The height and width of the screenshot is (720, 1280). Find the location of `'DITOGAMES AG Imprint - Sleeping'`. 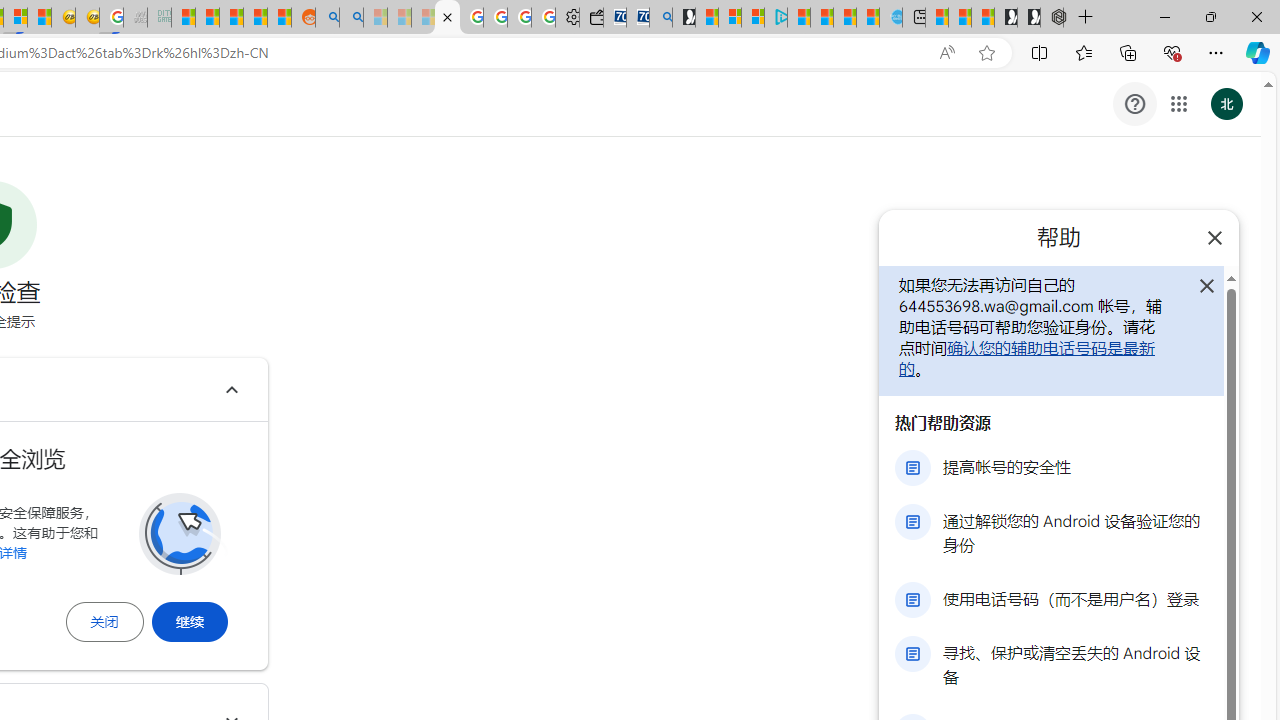

'DITOGAMES AG Imprint - Sleeping' is located at coordinates (160, 17).